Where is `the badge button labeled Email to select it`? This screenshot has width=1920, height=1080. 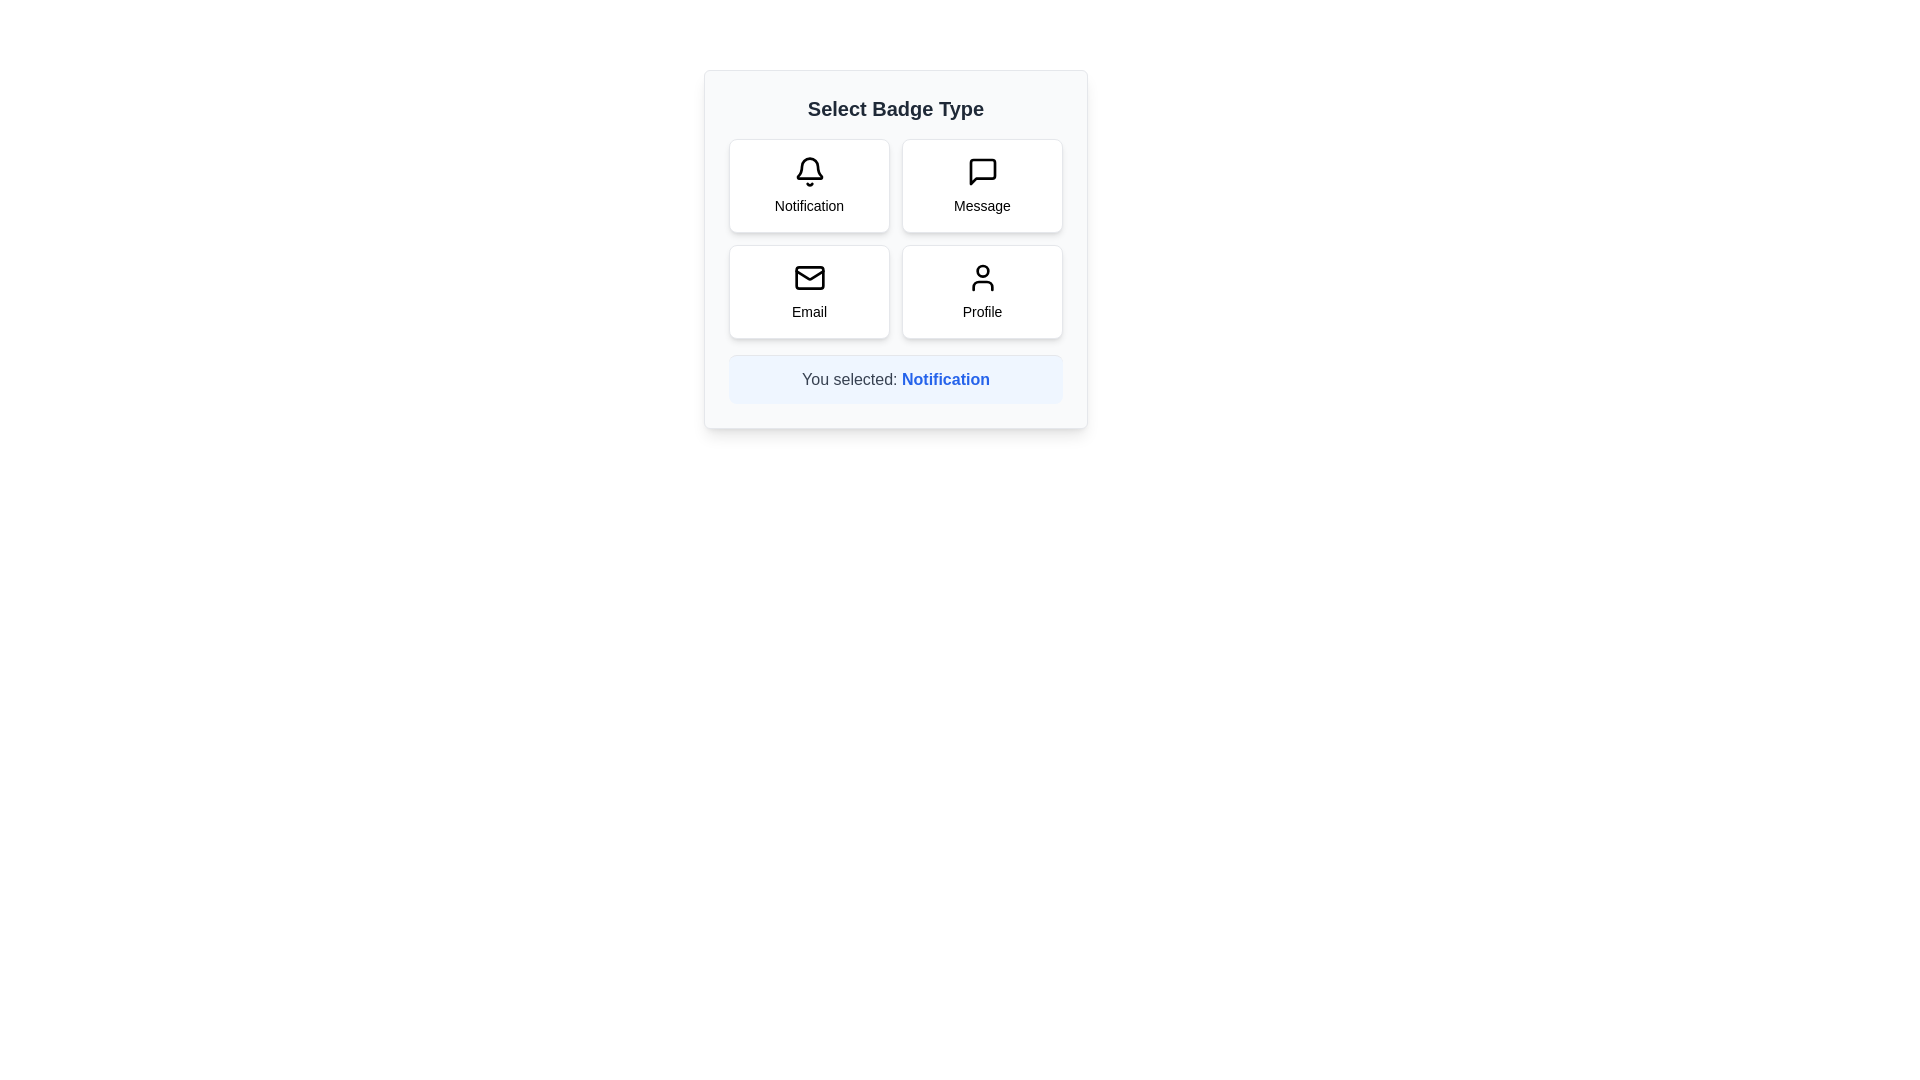
the badge button labeled Email to select it is located at coordinates (809, 292).